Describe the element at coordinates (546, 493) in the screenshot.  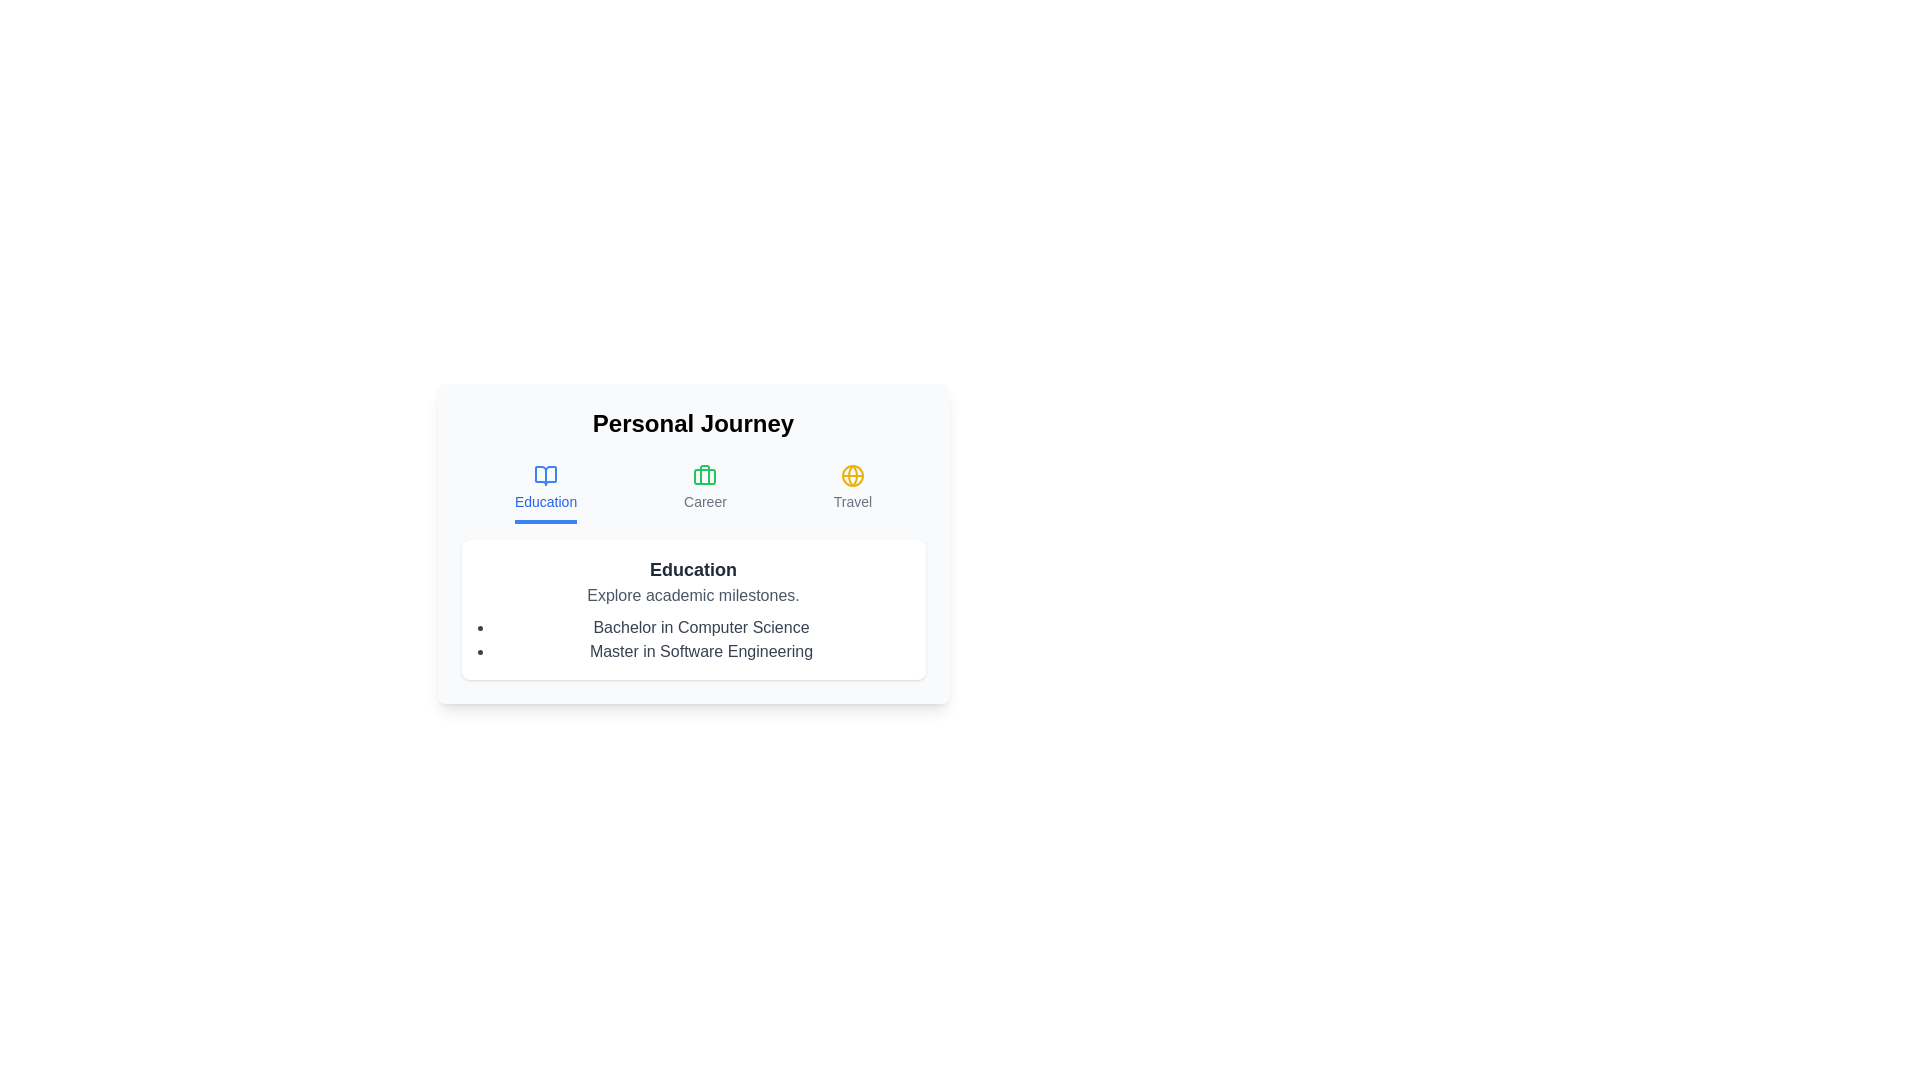
I see `the first button in the horizontal group of three that is labeled for 'Education'` at that location.